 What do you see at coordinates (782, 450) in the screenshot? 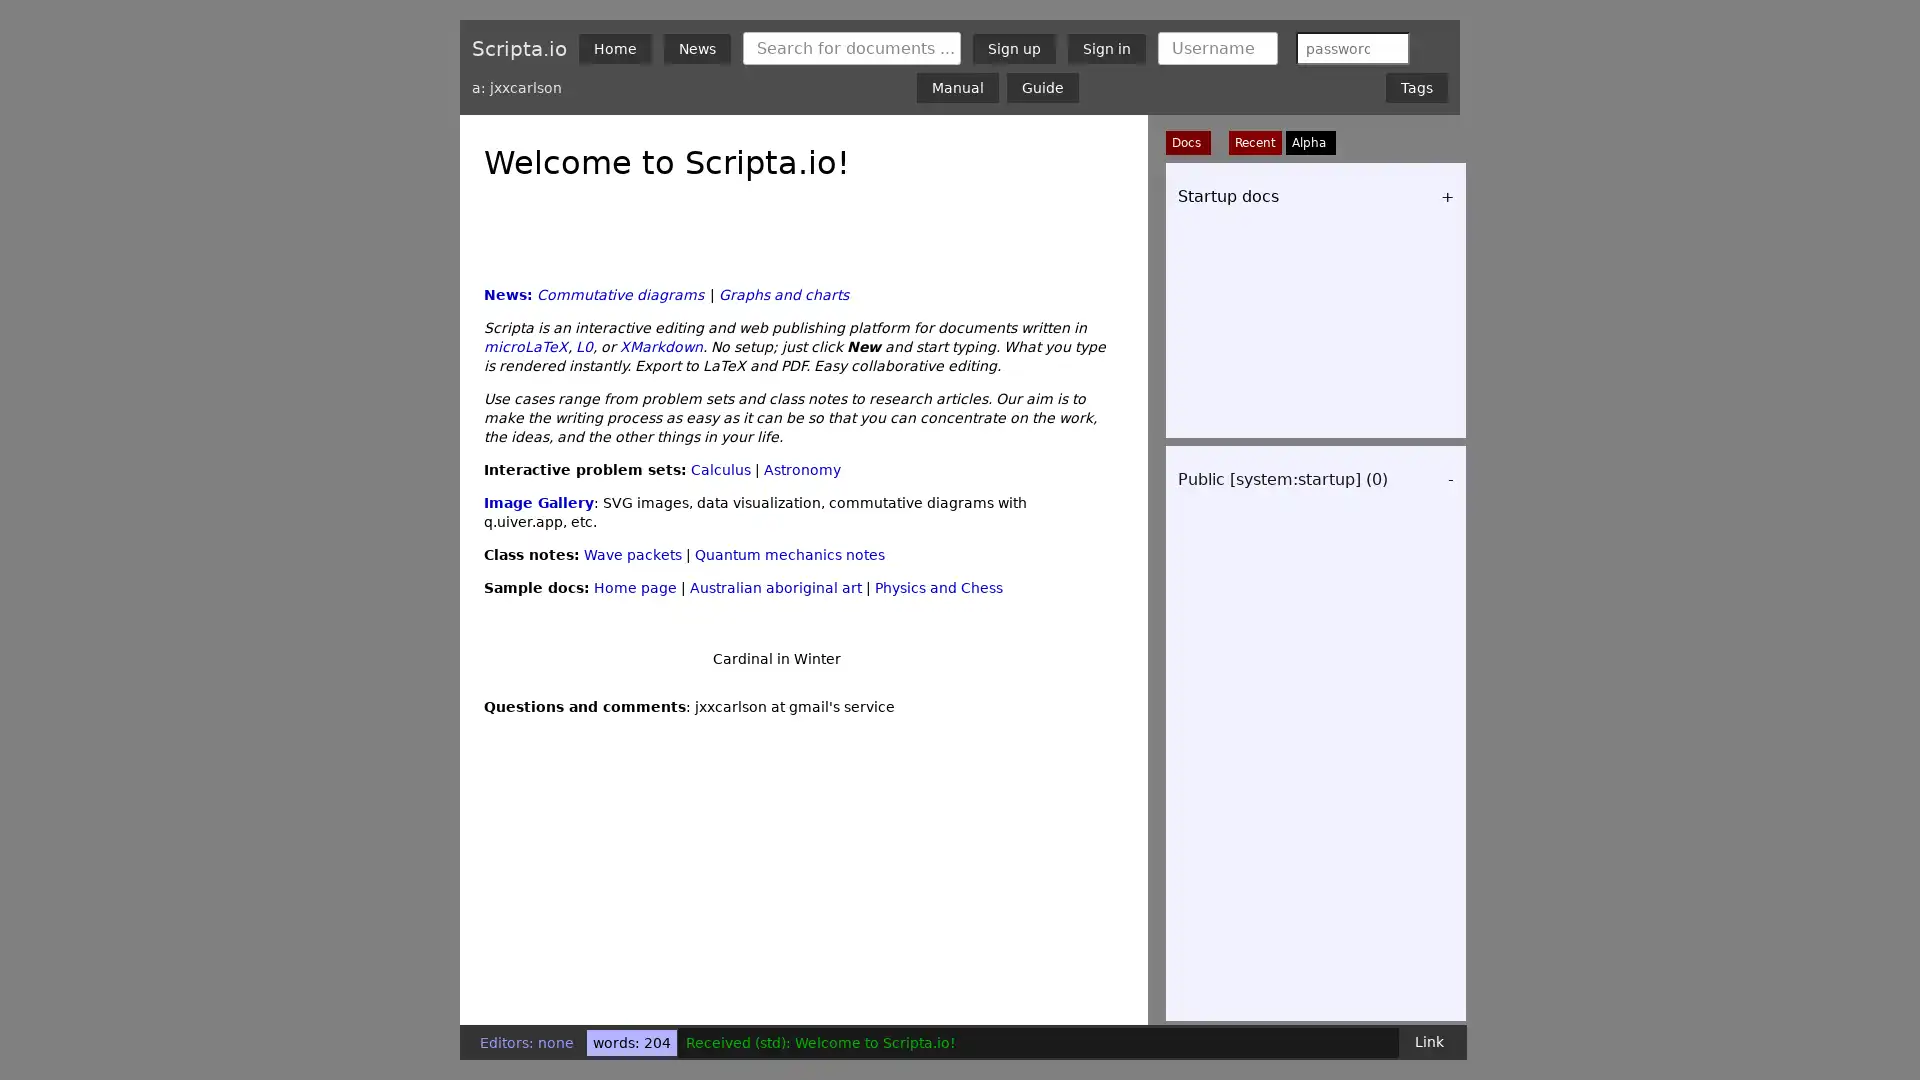
I see `Graphs and charts` at bounding box center [782, 450].